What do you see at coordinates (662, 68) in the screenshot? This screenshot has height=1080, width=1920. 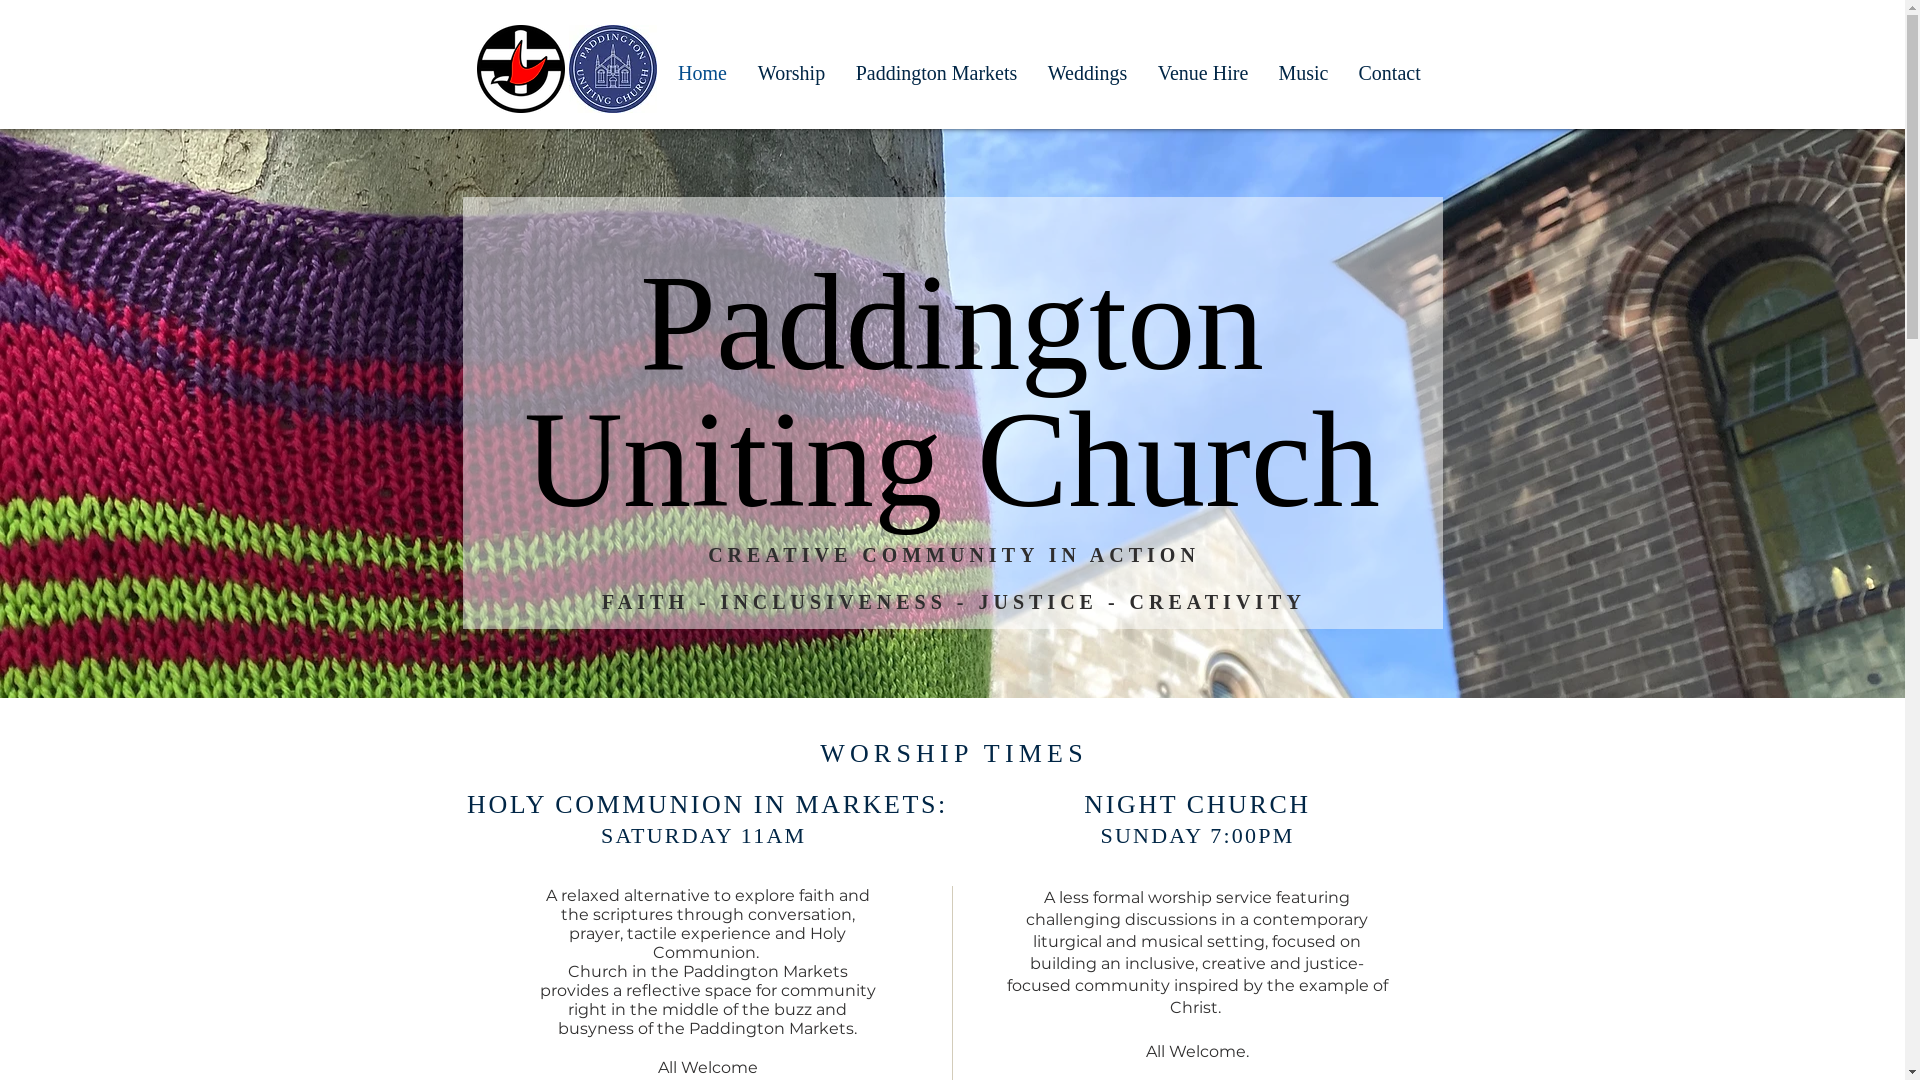 I see `'Home'` at bounding box center [662, 68].